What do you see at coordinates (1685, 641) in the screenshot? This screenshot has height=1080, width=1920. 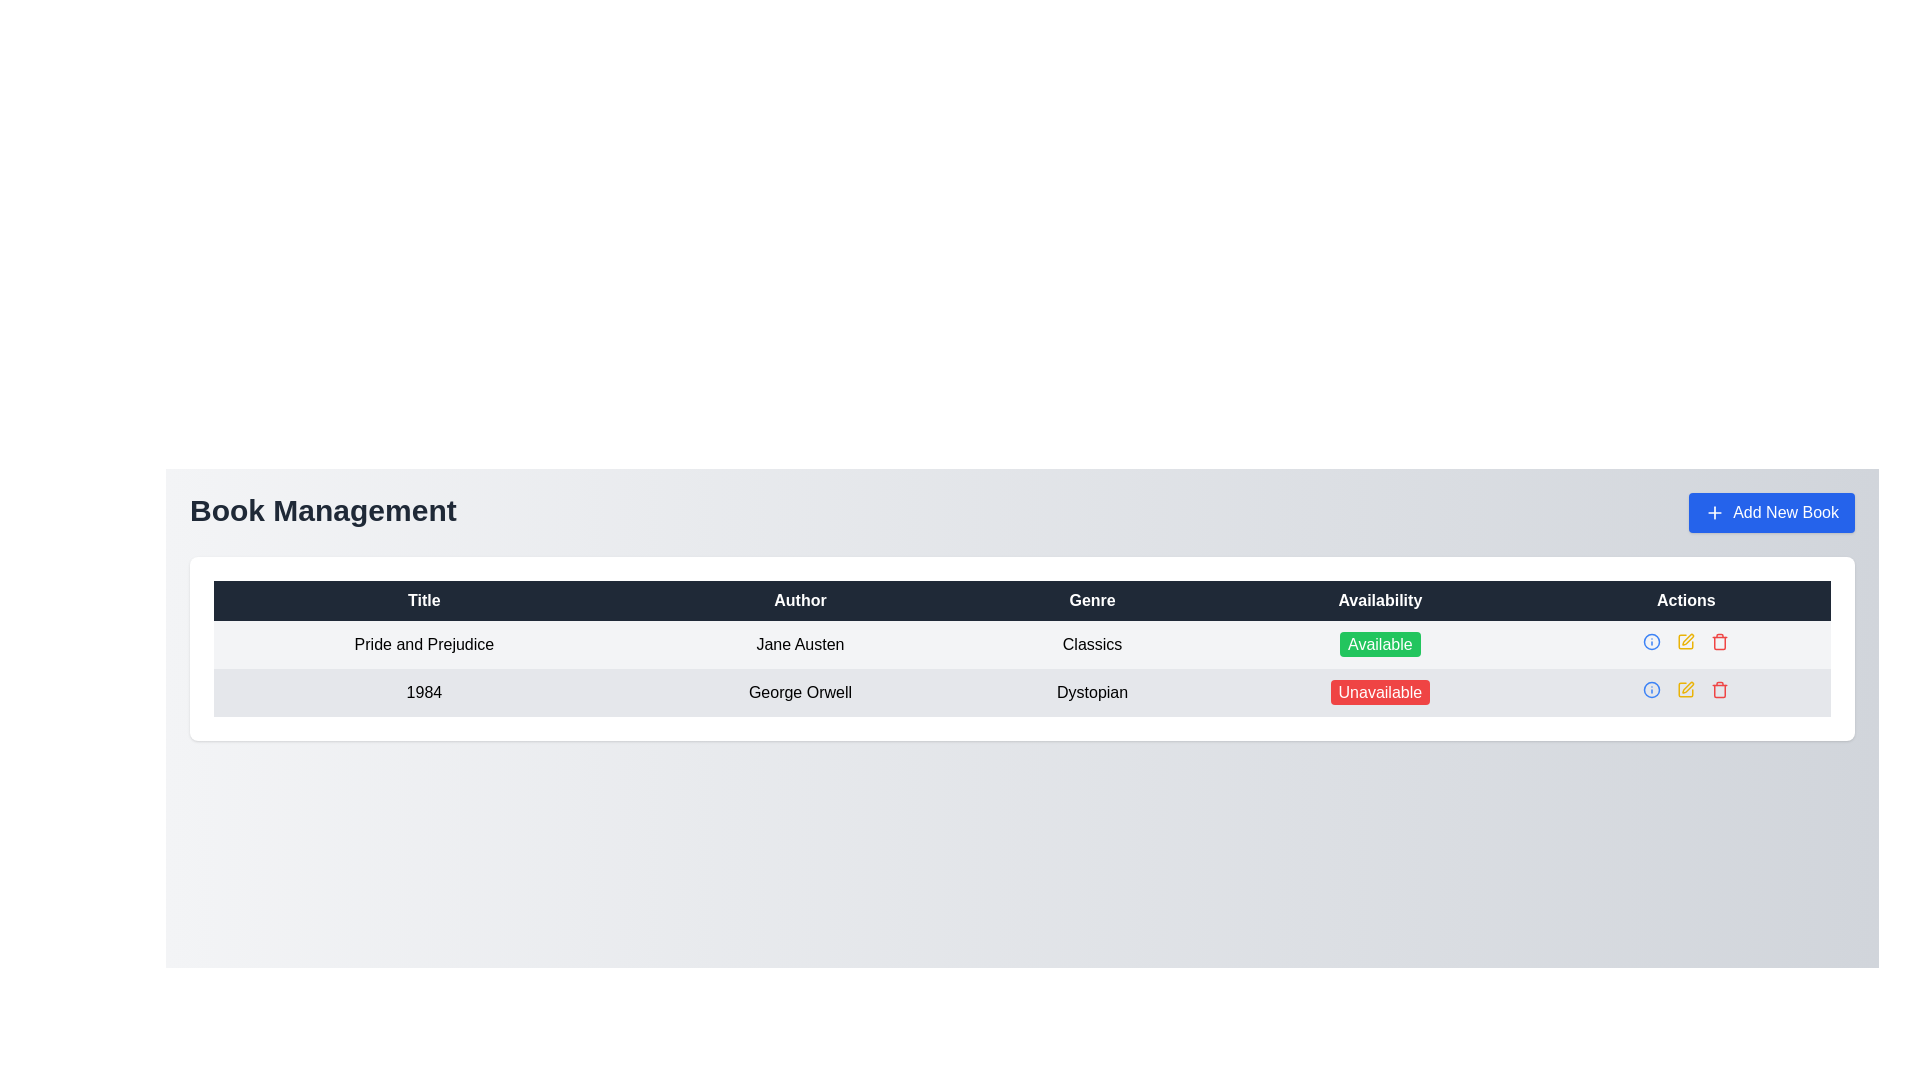 I see `the edit button for the item '1984' located in the second row of the 'Actions' column to initiate editing` at bounding box center [1685, 641].